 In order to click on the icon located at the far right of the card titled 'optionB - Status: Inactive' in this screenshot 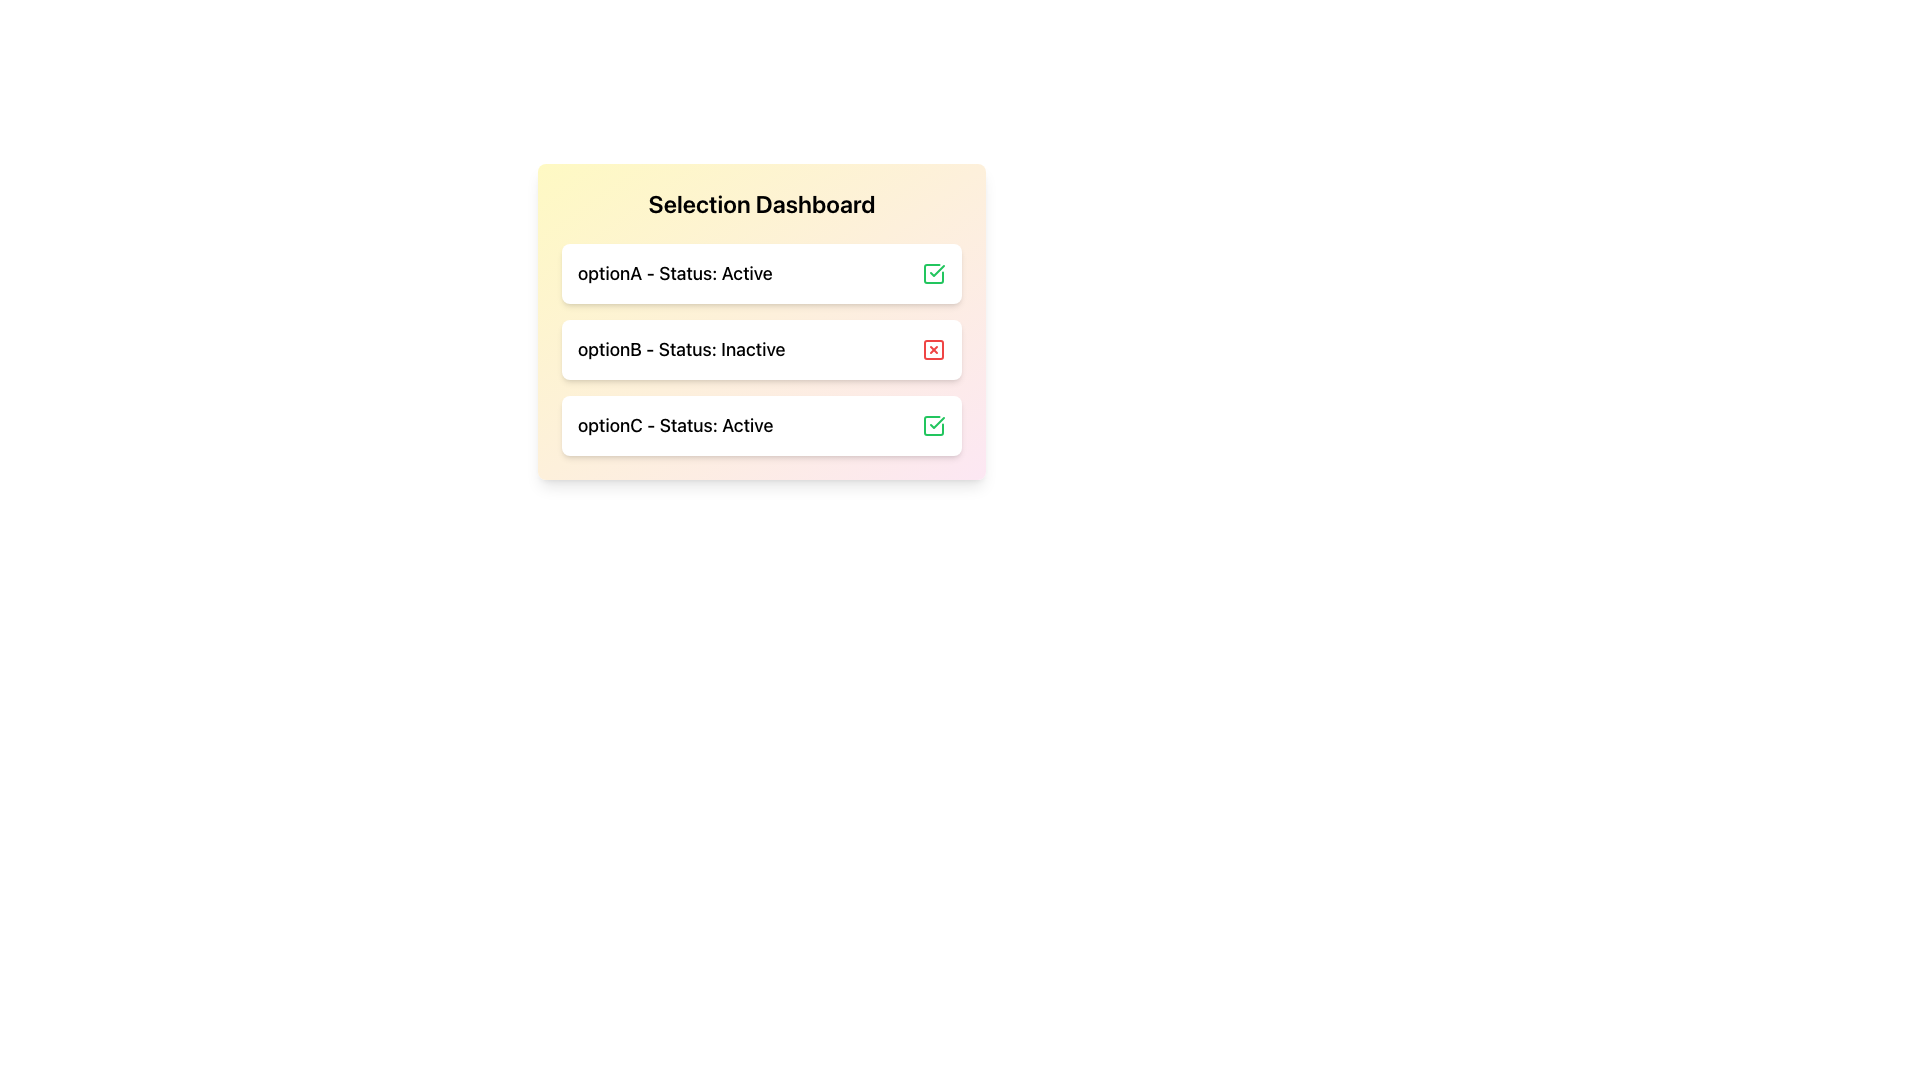, I will do `click(933, 349)`.